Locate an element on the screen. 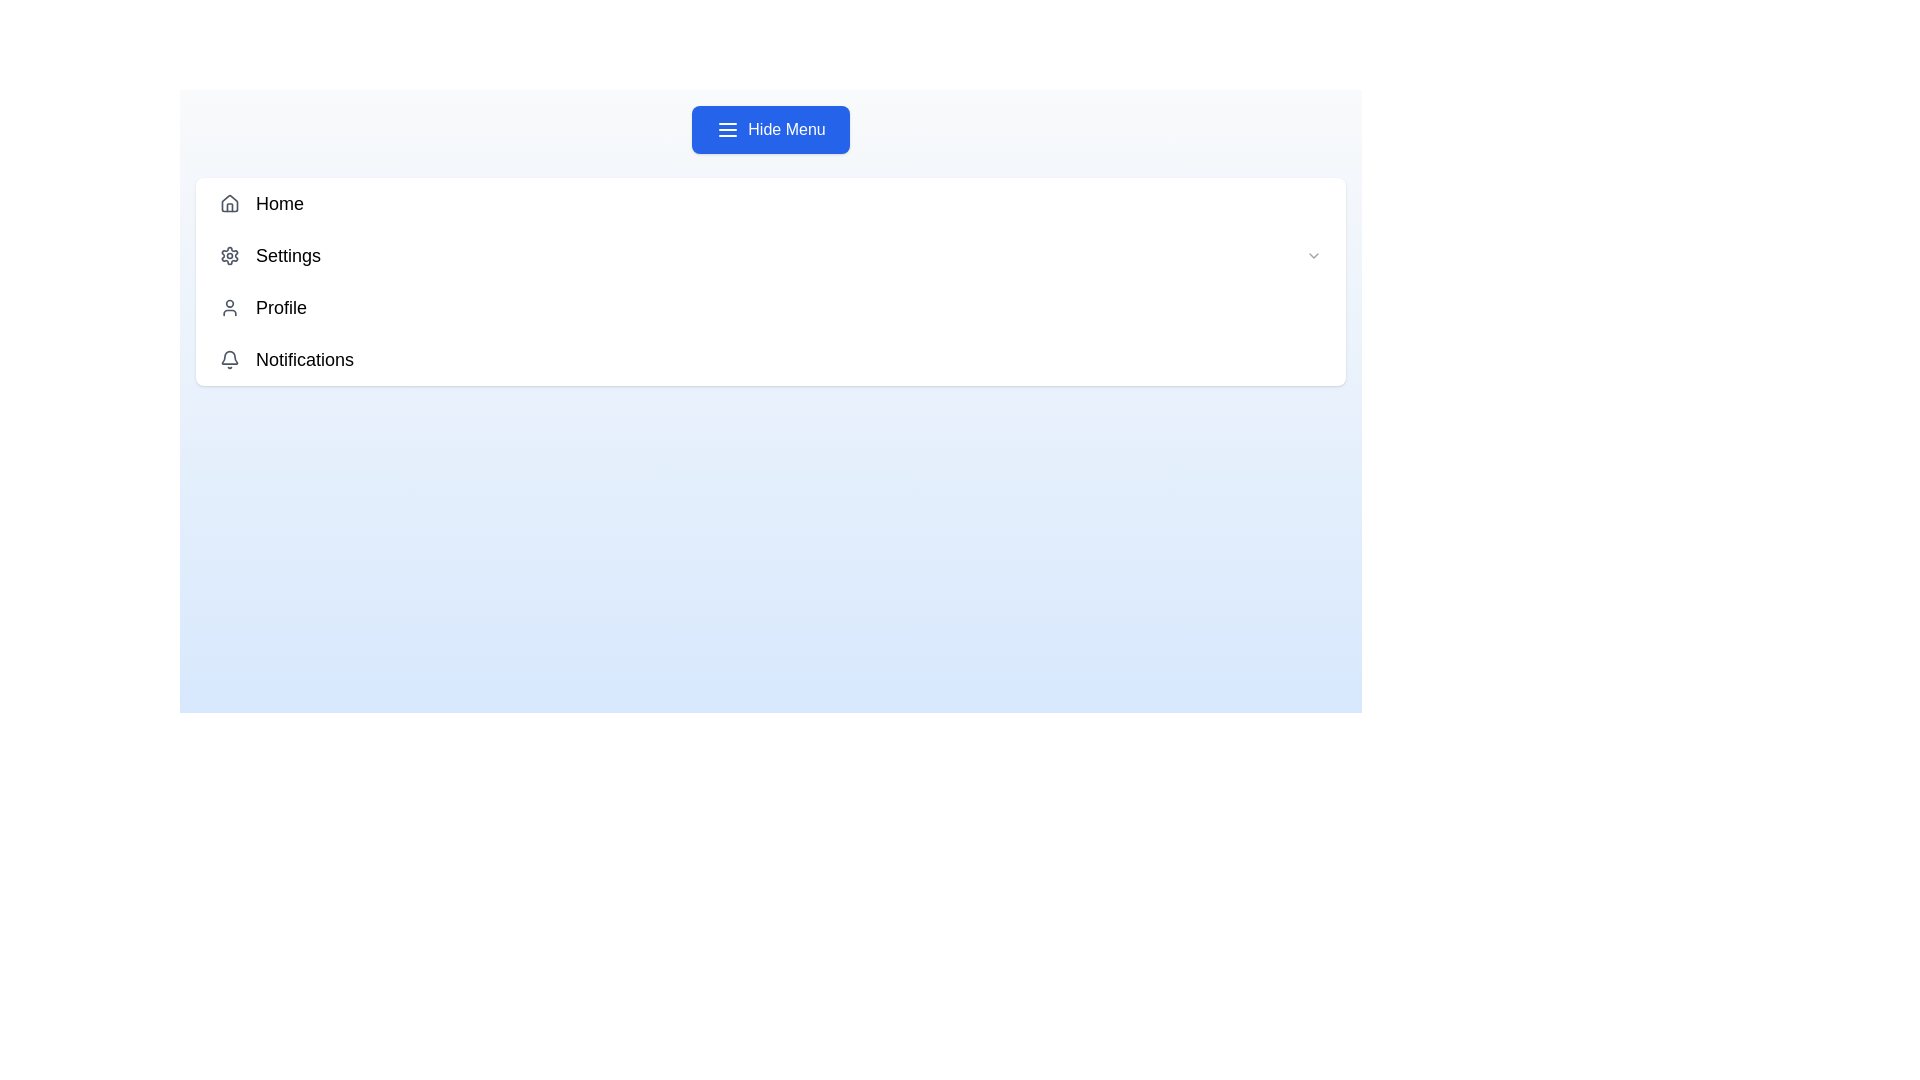  the 'Hide Menu' text label which is styled with a blue rectangular background and white centered text, located at the top-center region of the interface is located at coordinates (786, 130).